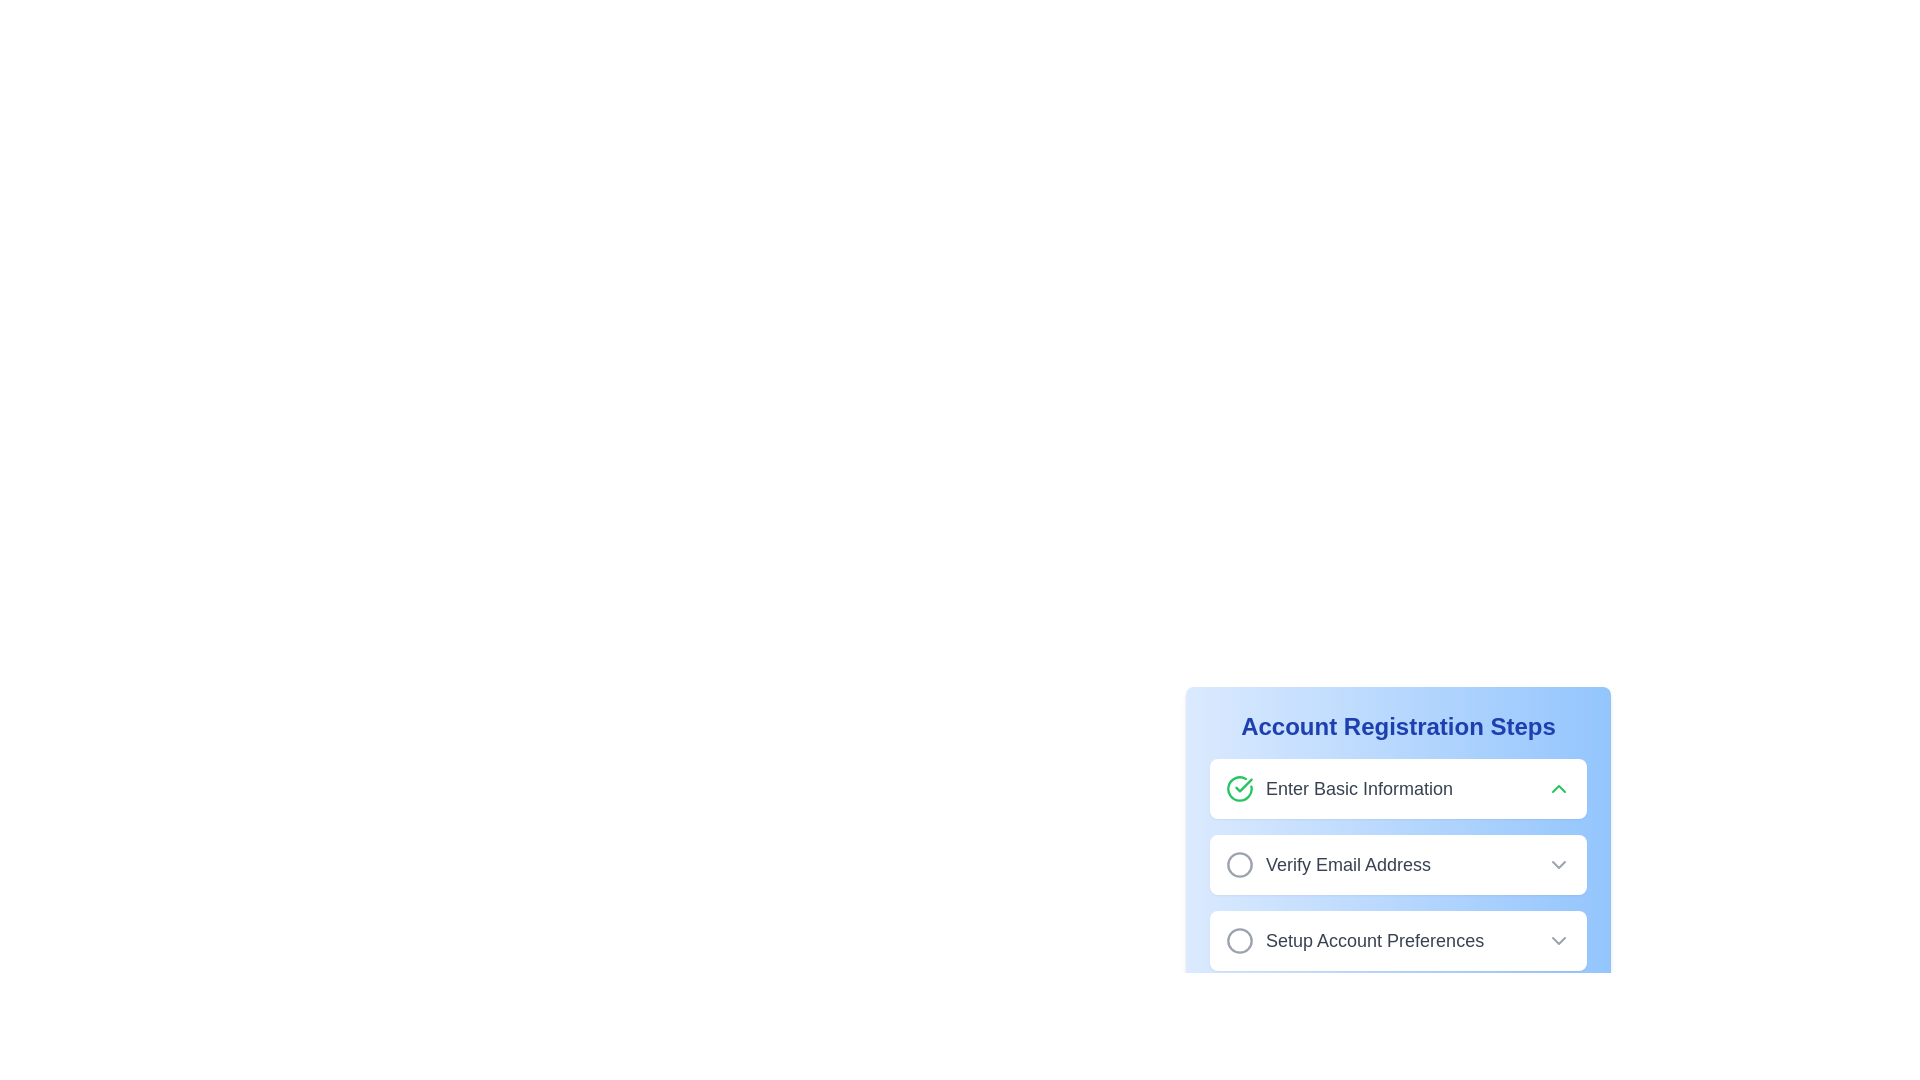  Describe the element at coordinates (1238, 941) in the screenshot. I see `the 'Setup Account Preferences' icon` at that location.